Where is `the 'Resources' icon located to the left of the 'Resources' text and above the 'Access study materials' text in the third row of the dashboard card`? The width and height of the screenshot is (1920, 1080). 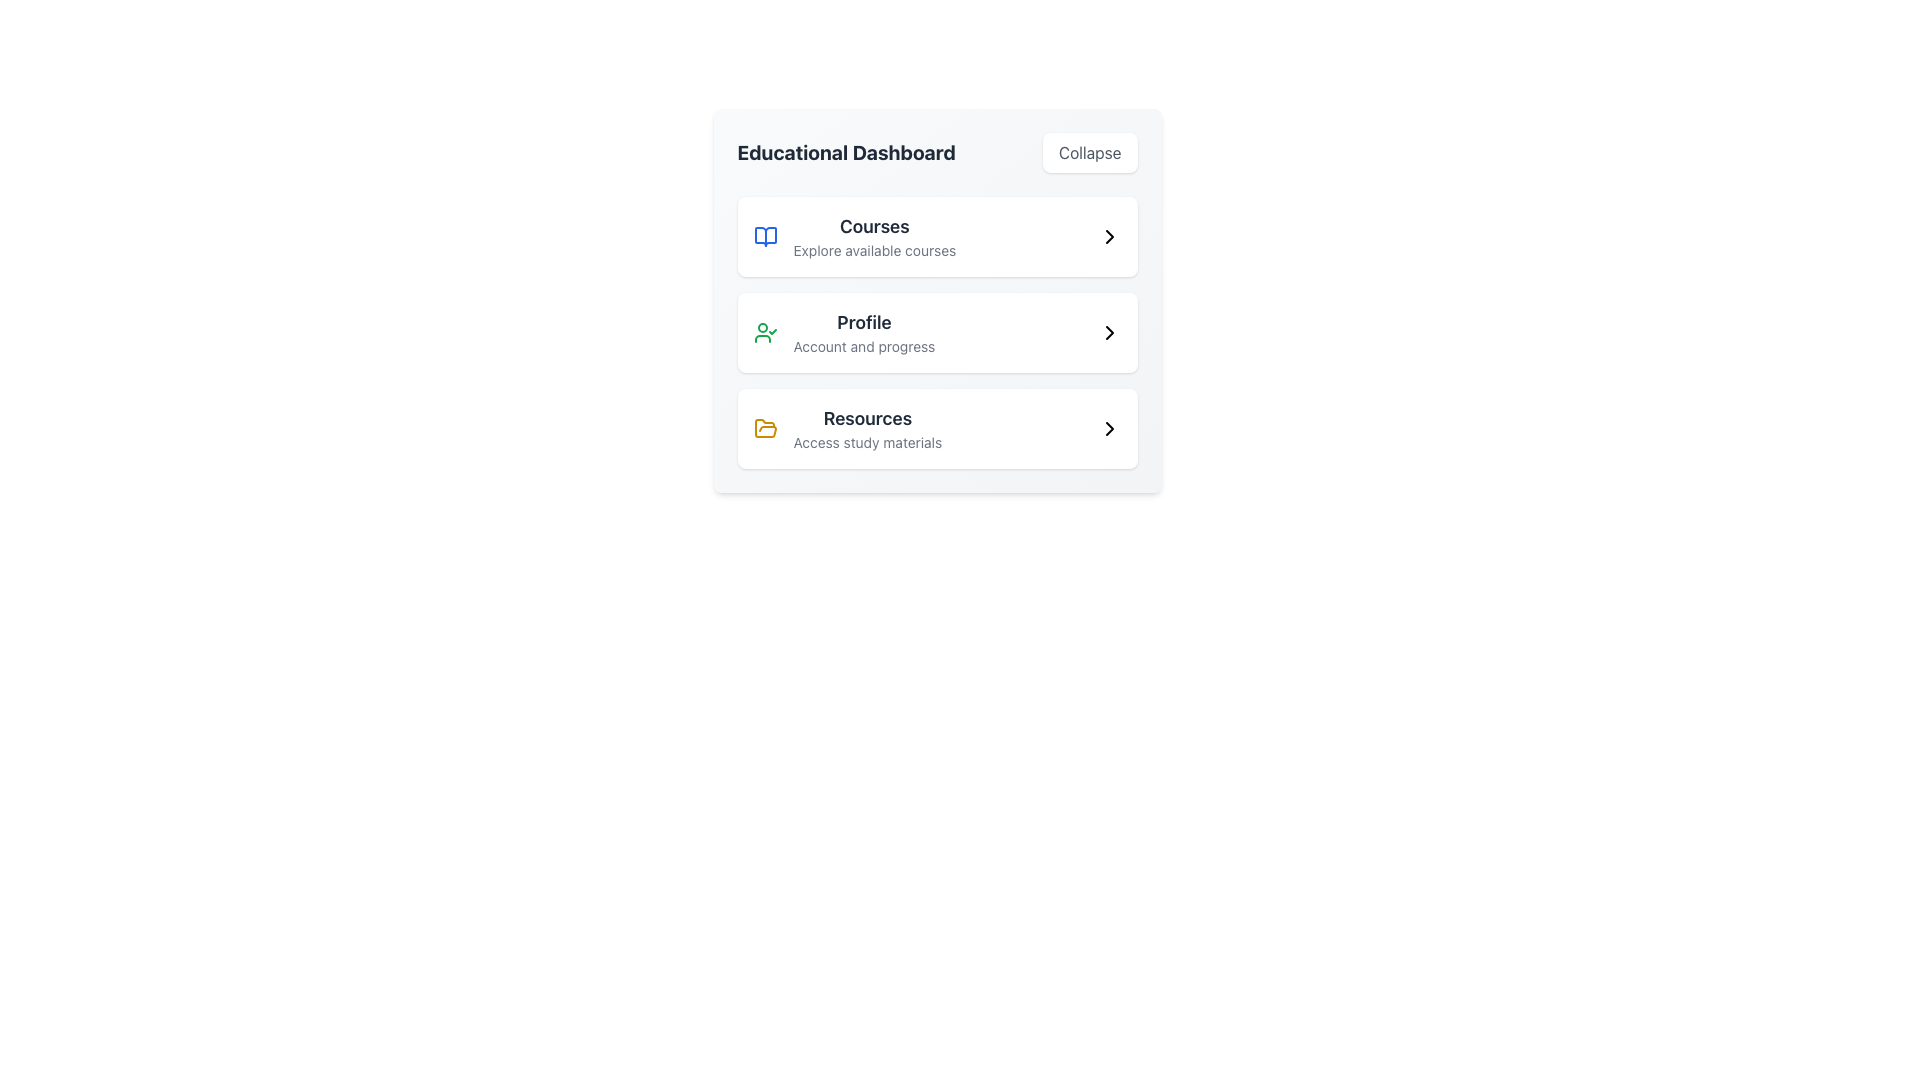 the 'Resources' icon located to the left of the 'Resources' text and above the 'Access study materials' text in the third row of the dashboard card is located at coordinates (764, 427).